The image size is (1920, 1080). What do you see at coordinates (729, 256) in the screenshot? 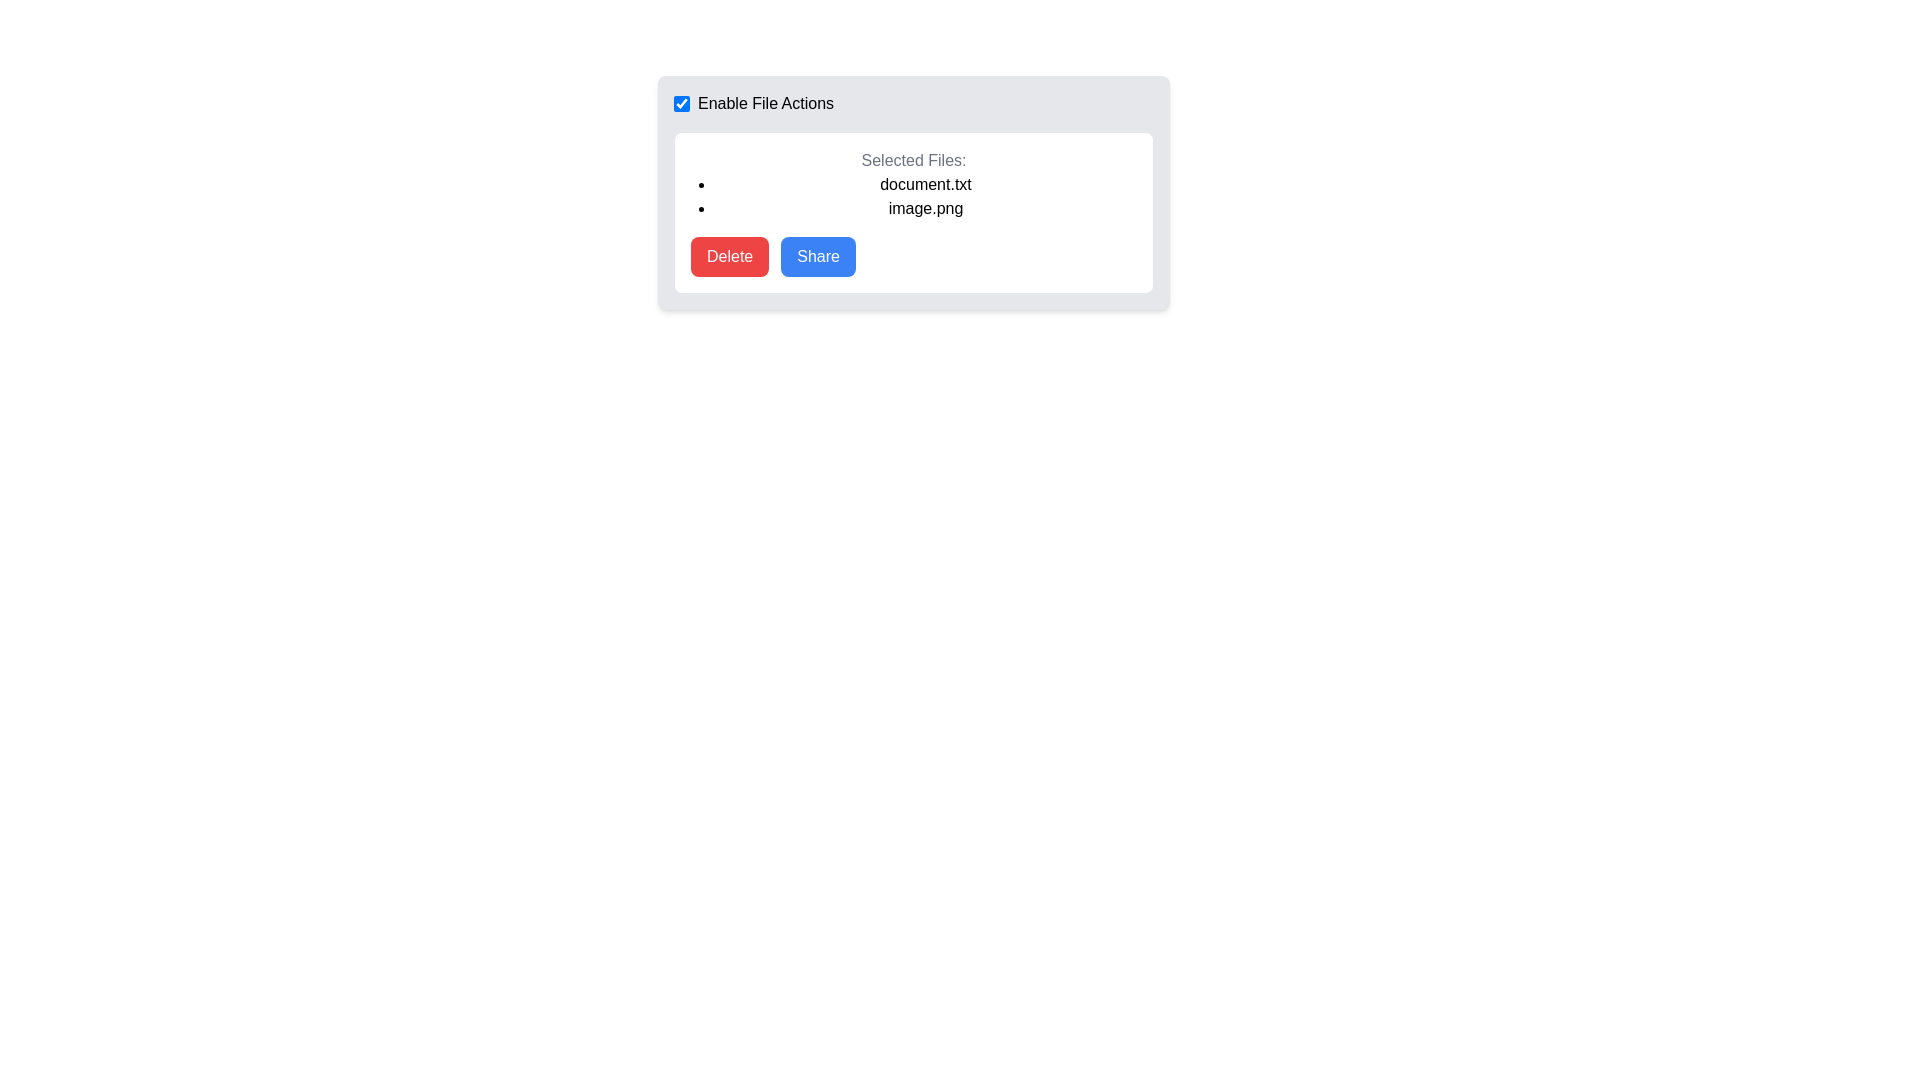
I see `the text label within the red button that deletes selected files, located at the bottom-left area of the panel` at bounding box center [729, 256].